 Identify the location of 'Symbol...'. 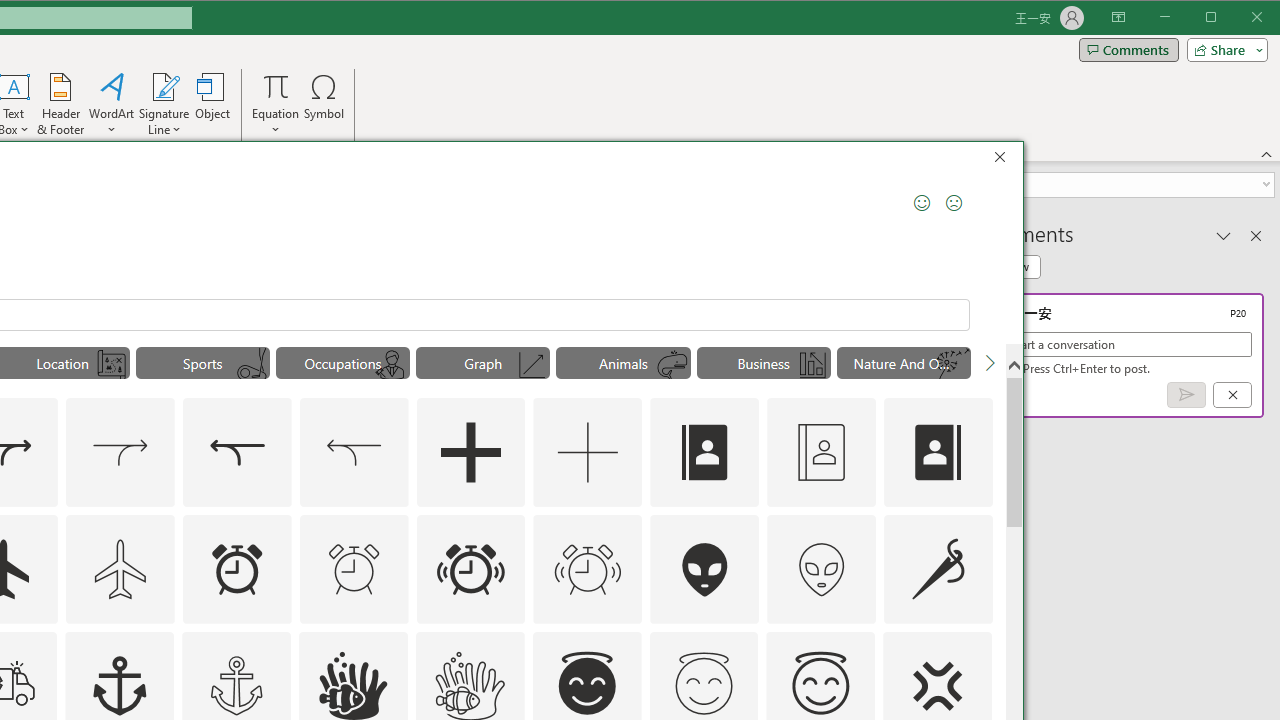
(324, 104).